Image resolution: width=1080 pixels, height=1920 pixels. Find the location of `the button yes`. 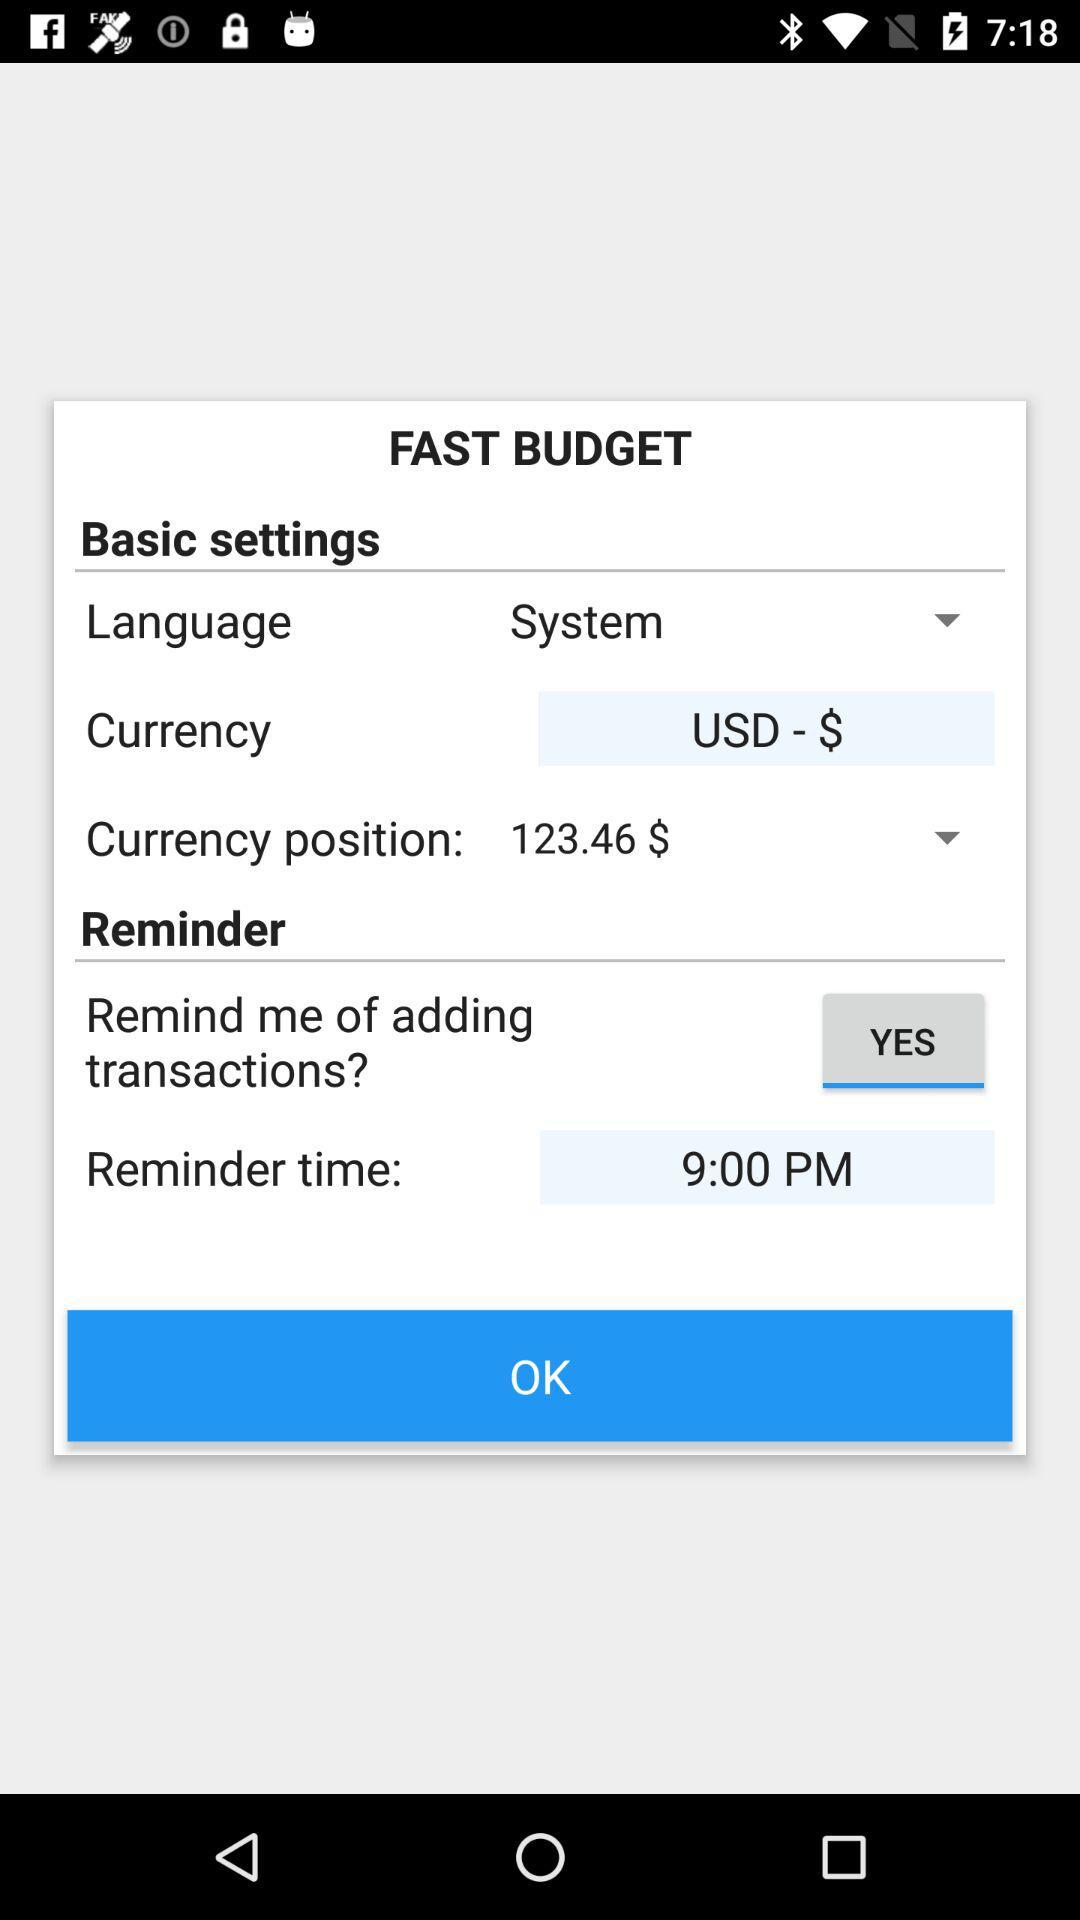

the button yes is located at coordinates (903, 1040).